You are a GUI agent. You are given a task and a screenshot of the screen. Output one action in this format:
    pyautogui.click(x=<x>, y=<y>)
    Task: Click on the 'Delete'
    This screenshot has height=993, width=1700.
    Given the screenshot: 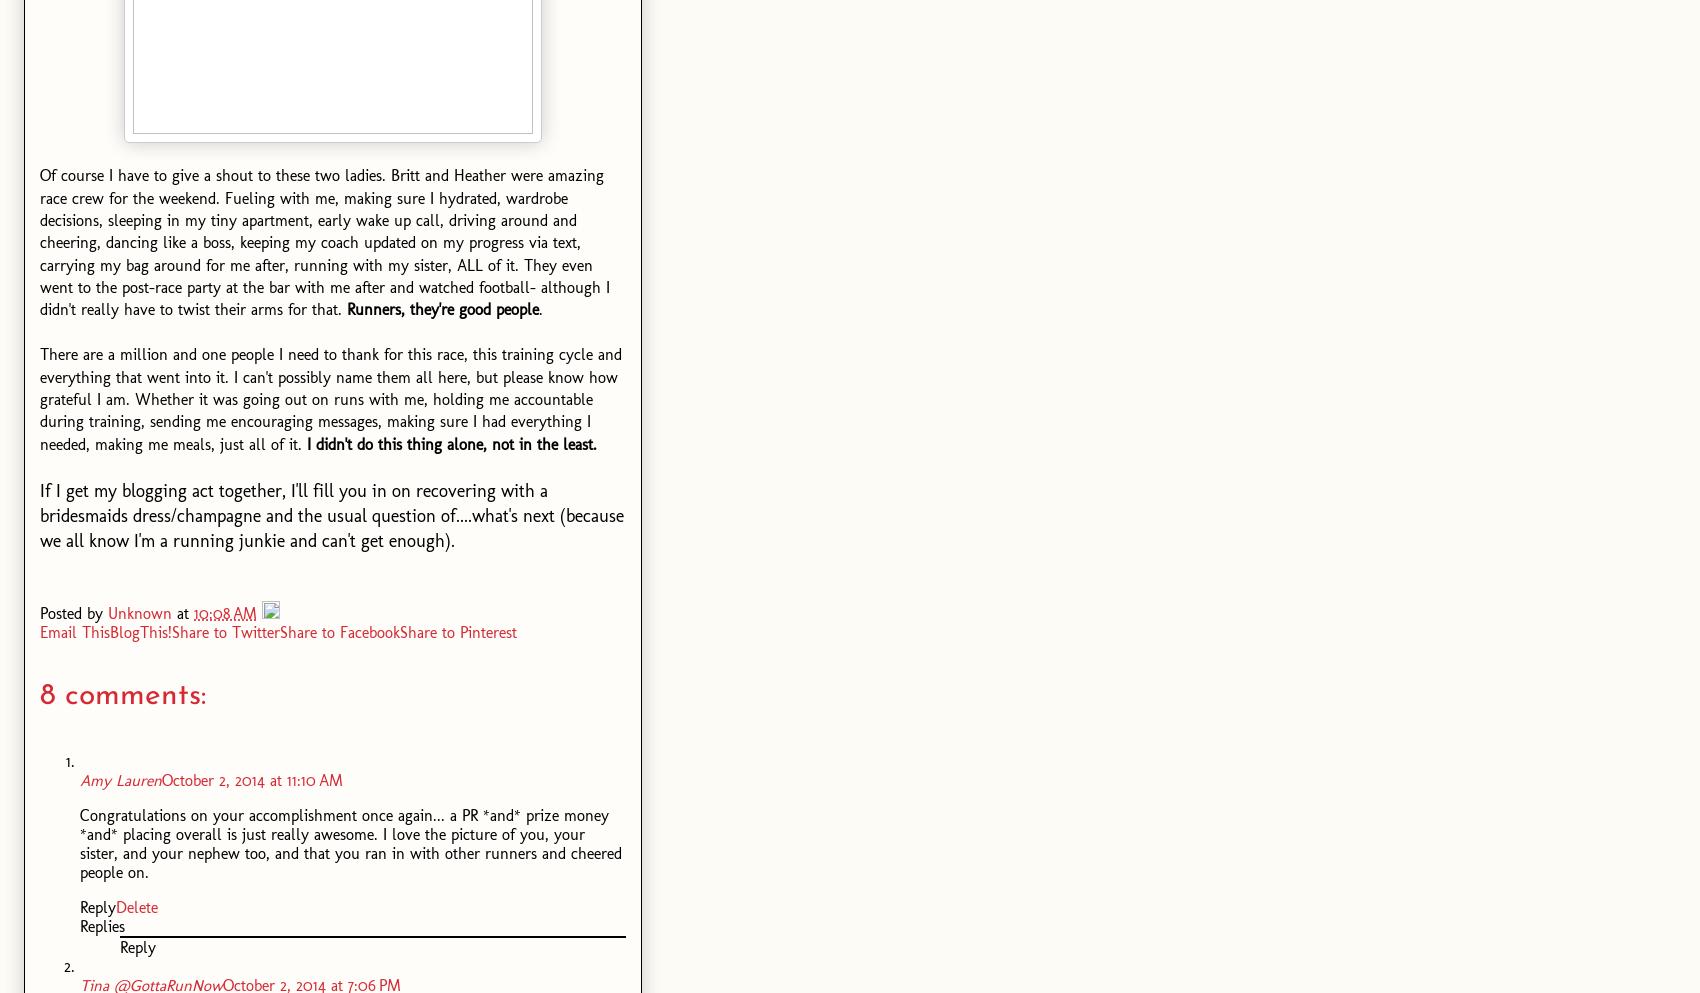 What is the action you would take?
    pyautogui.click(x=136, y=907)
    